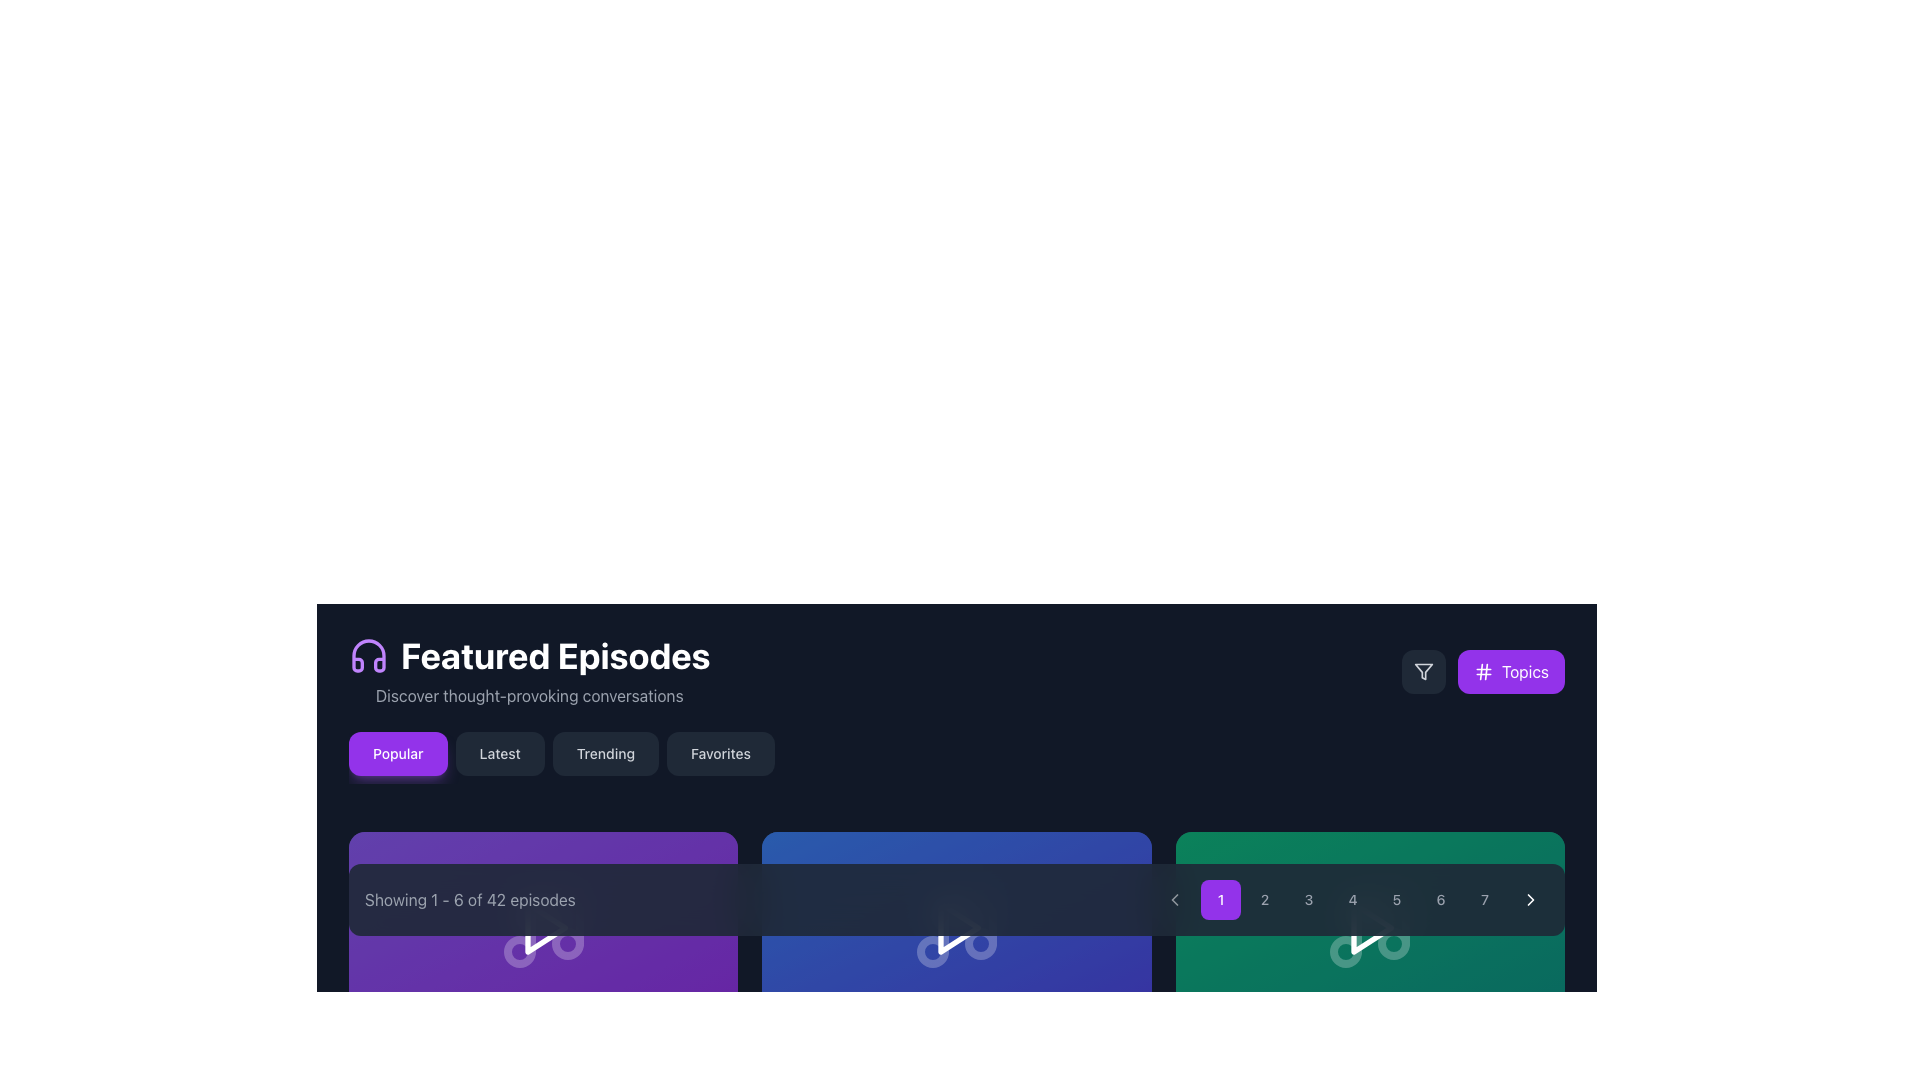 Image resolution: width=1920 pixels, height=1080 pixels. What do you see at coordinates (1346, 951) in the screenshot?
I see `the middle circle graphic element located on the right side of the layout, which serves as a decorative or interactive graphical cue` at bounding box center [1346, 951].